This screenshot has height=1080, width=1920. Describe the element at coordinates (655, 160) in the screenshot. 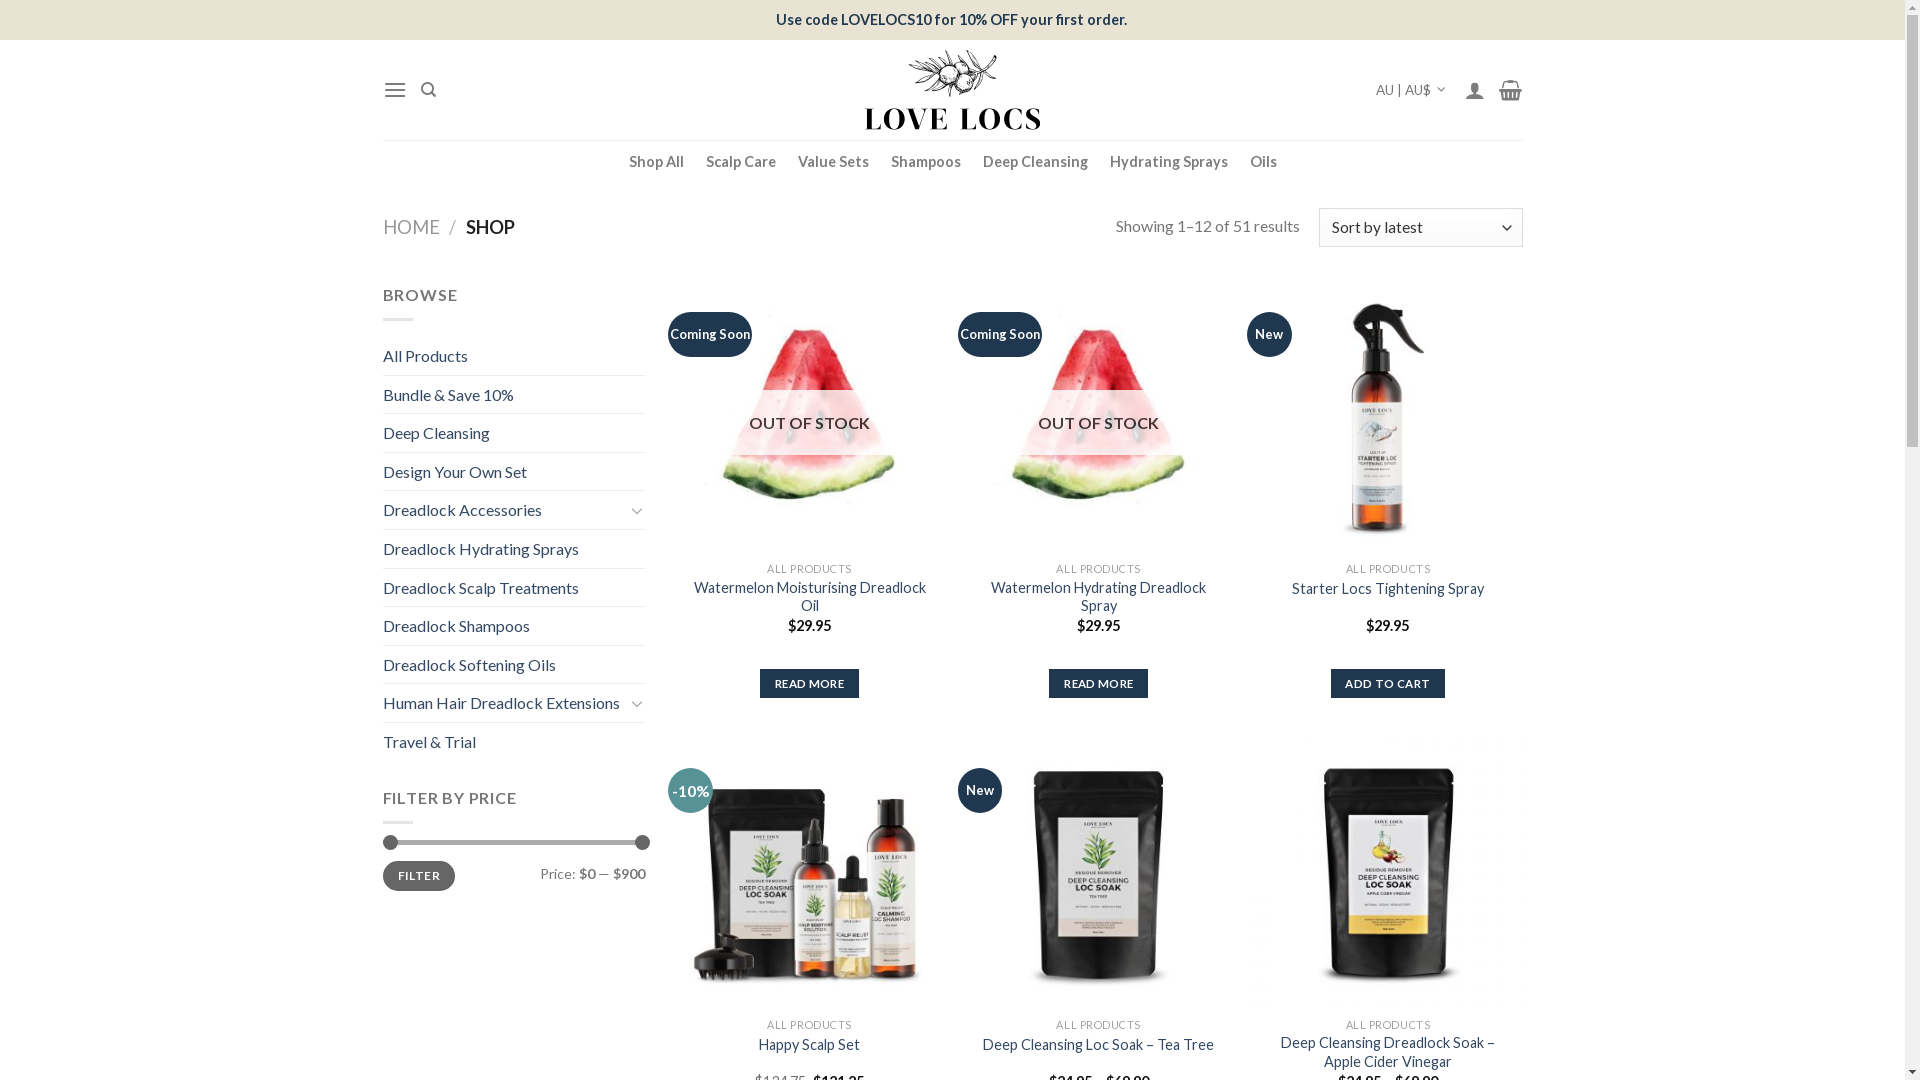

I see `'Shop All'` at that location.